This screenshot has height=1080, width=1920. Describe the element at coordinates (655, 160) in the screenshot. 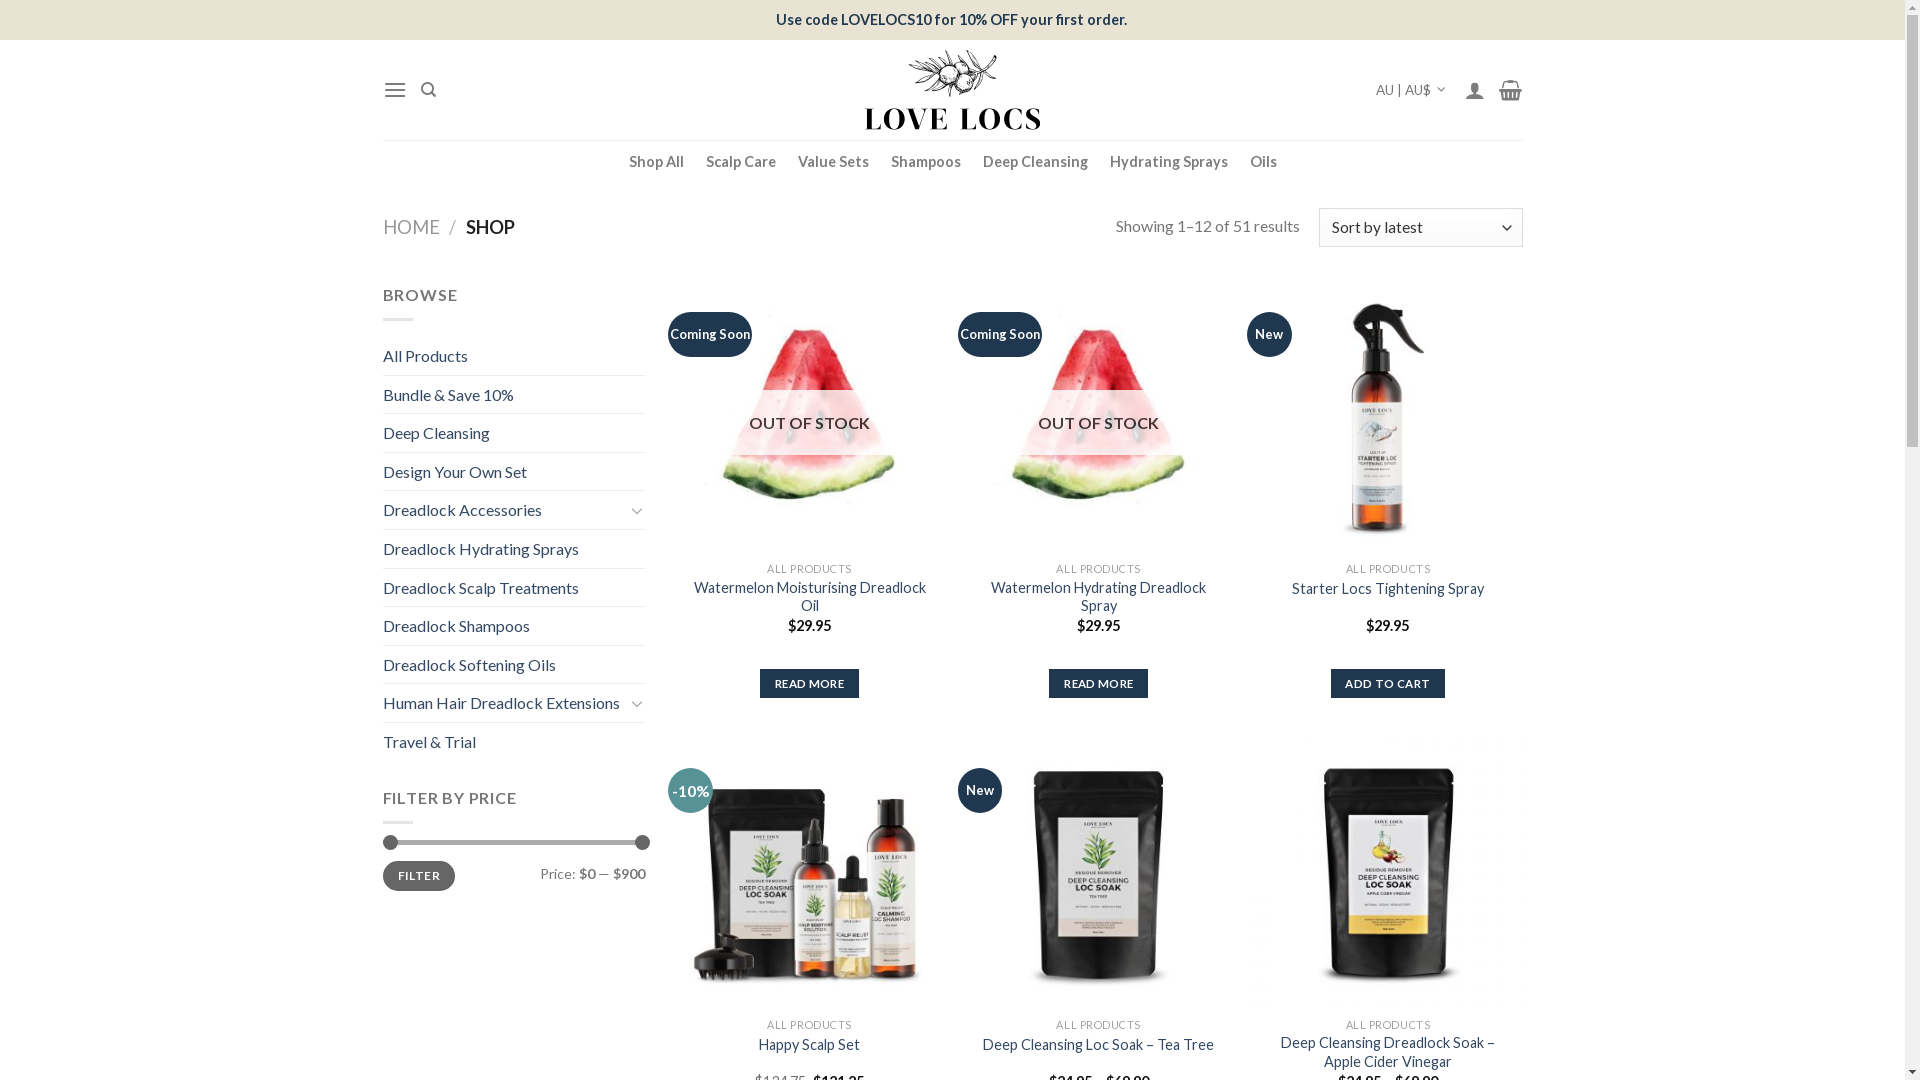

I see `'Shop All'` at that location.